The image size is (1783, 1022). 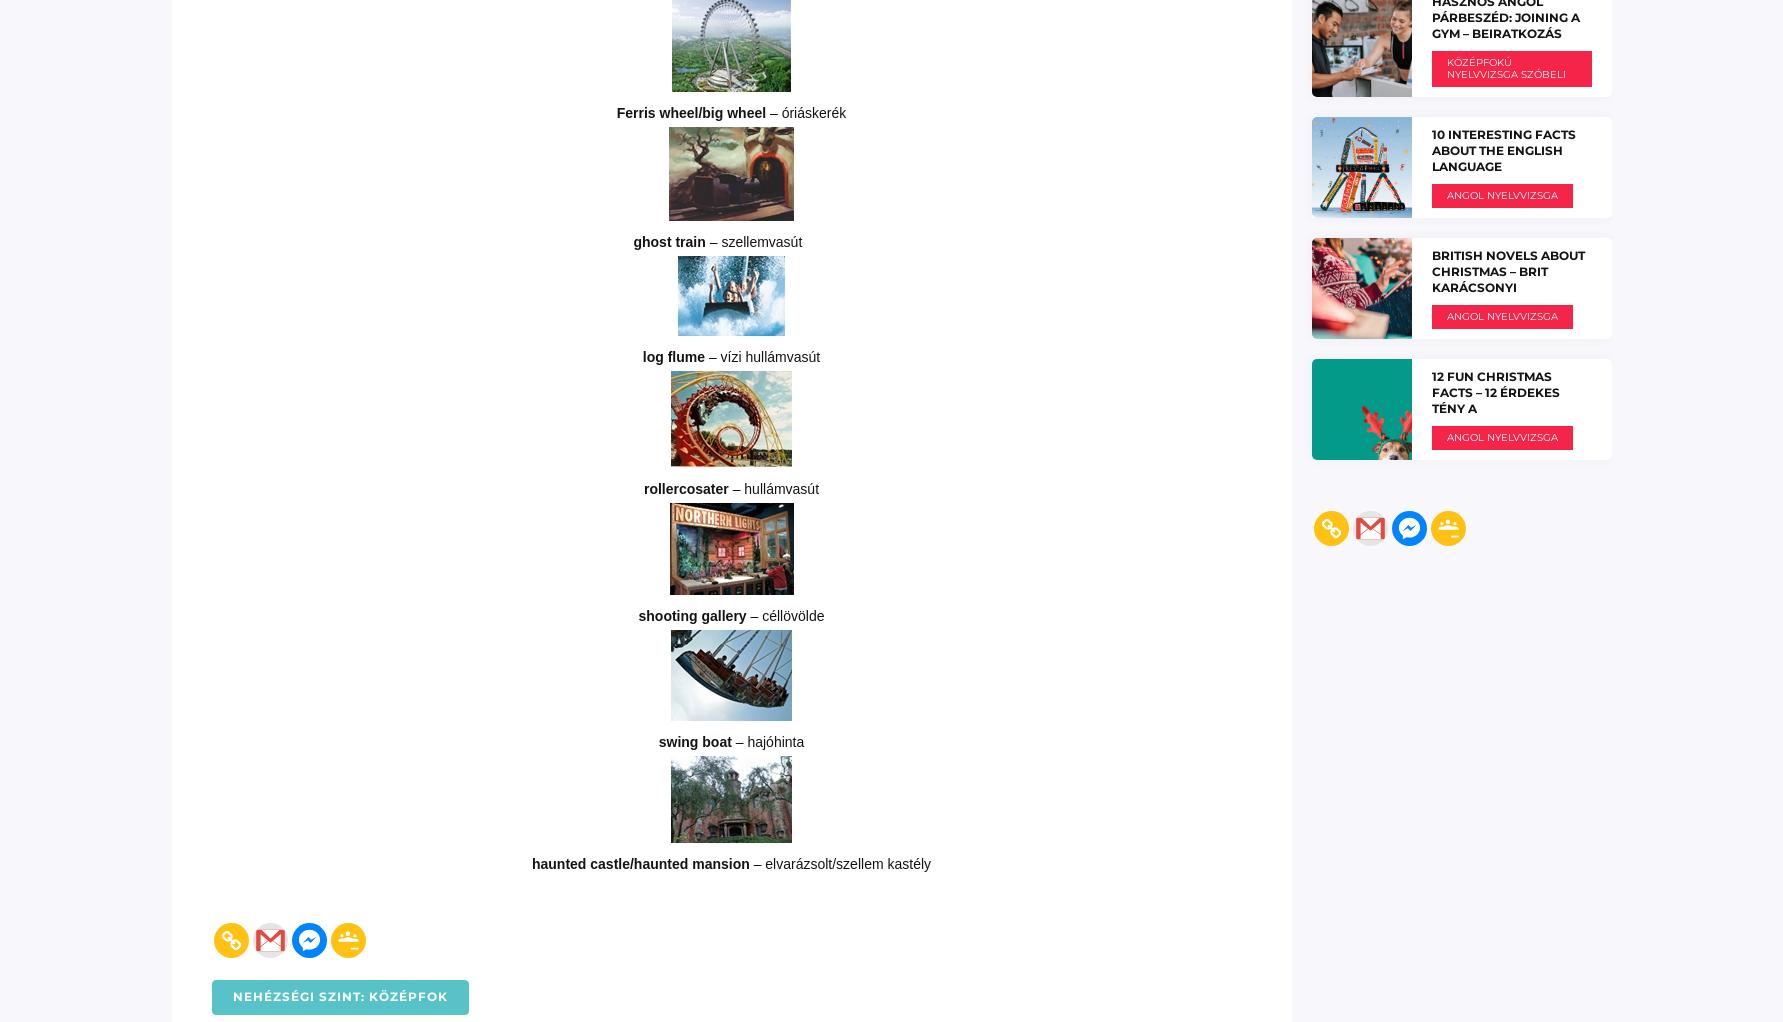 What do you see at coordinates (687, 488) in the screenshot?
I see `'rollercosater'` at bounding box center [687, 488].